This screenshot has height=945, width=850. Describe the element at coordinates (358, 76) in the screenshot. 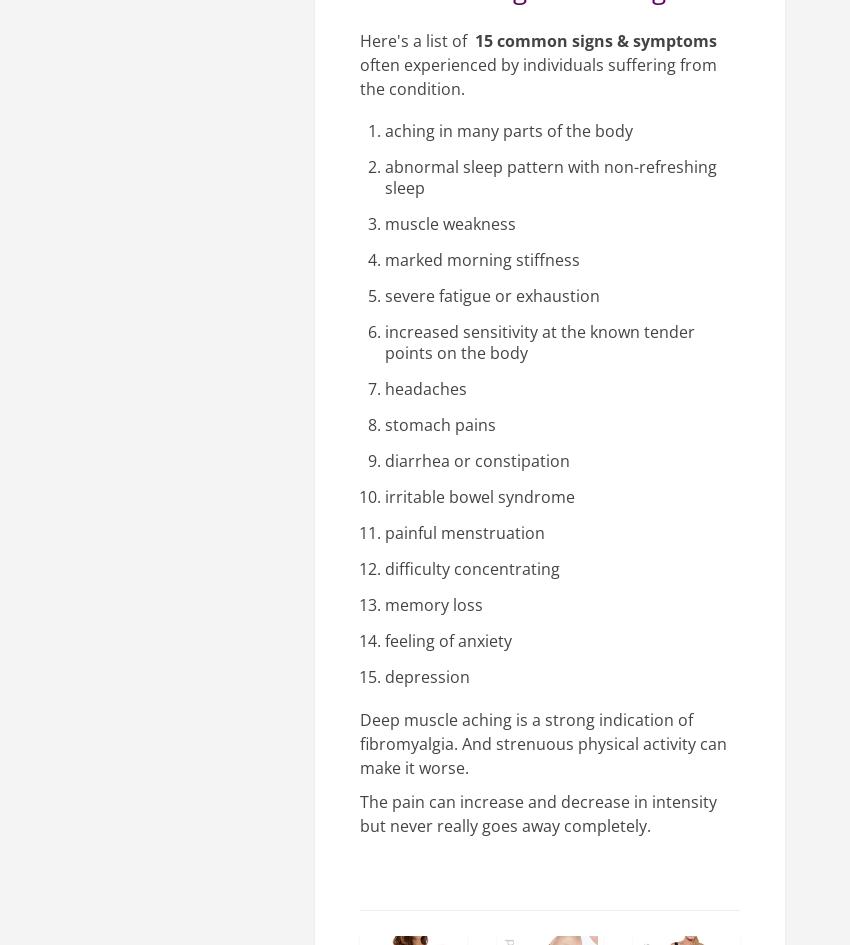

I see `'often experienced by individuals suffering from the condition.'` at that location.